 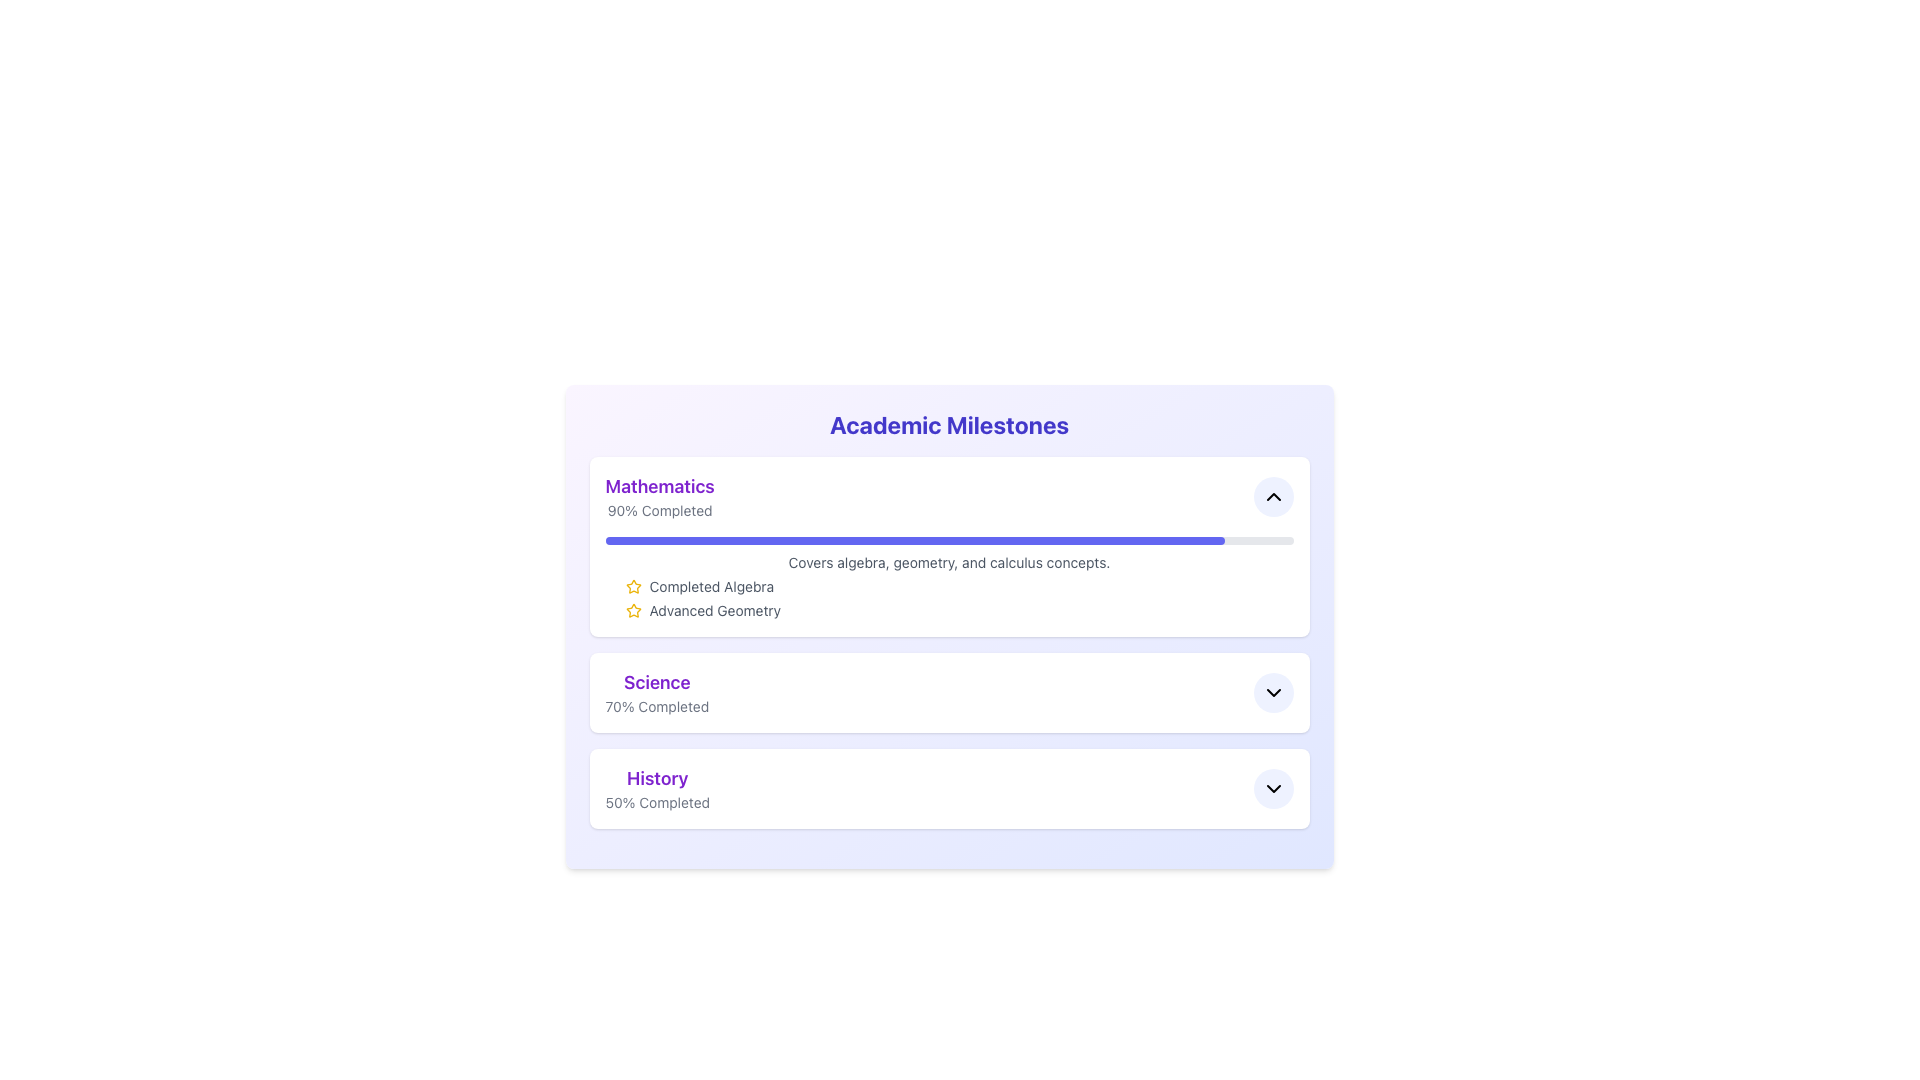 I want to click on the 'Mathematics' static text label displayed in bold purple font located at the top-left corner of the white card in the 'Academic Milestones' section, so click(x=660, y=486).